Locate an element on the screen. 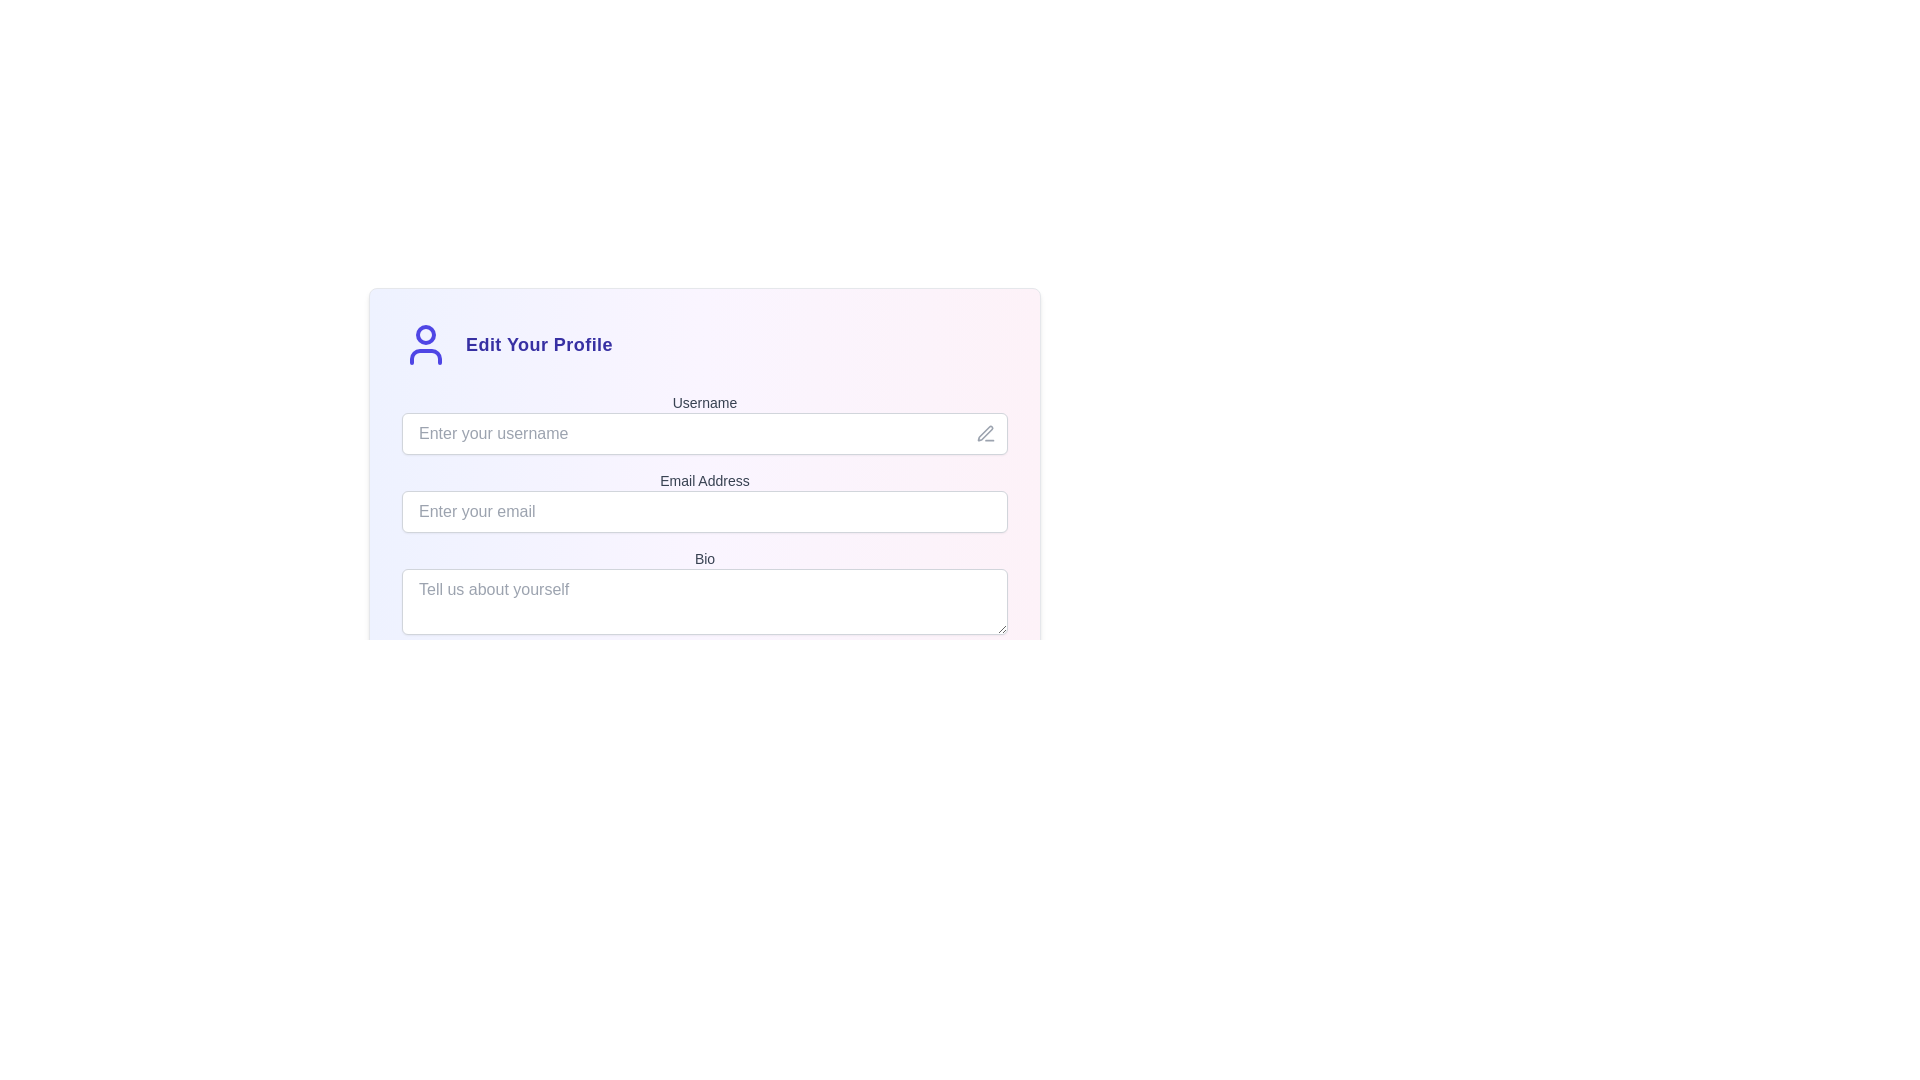  the Informational Banner located at the lower section of the 'Edit Your Profile' form, which provides guidance on username and email uniqueness and accuracy is located at coordinates (705, 682).